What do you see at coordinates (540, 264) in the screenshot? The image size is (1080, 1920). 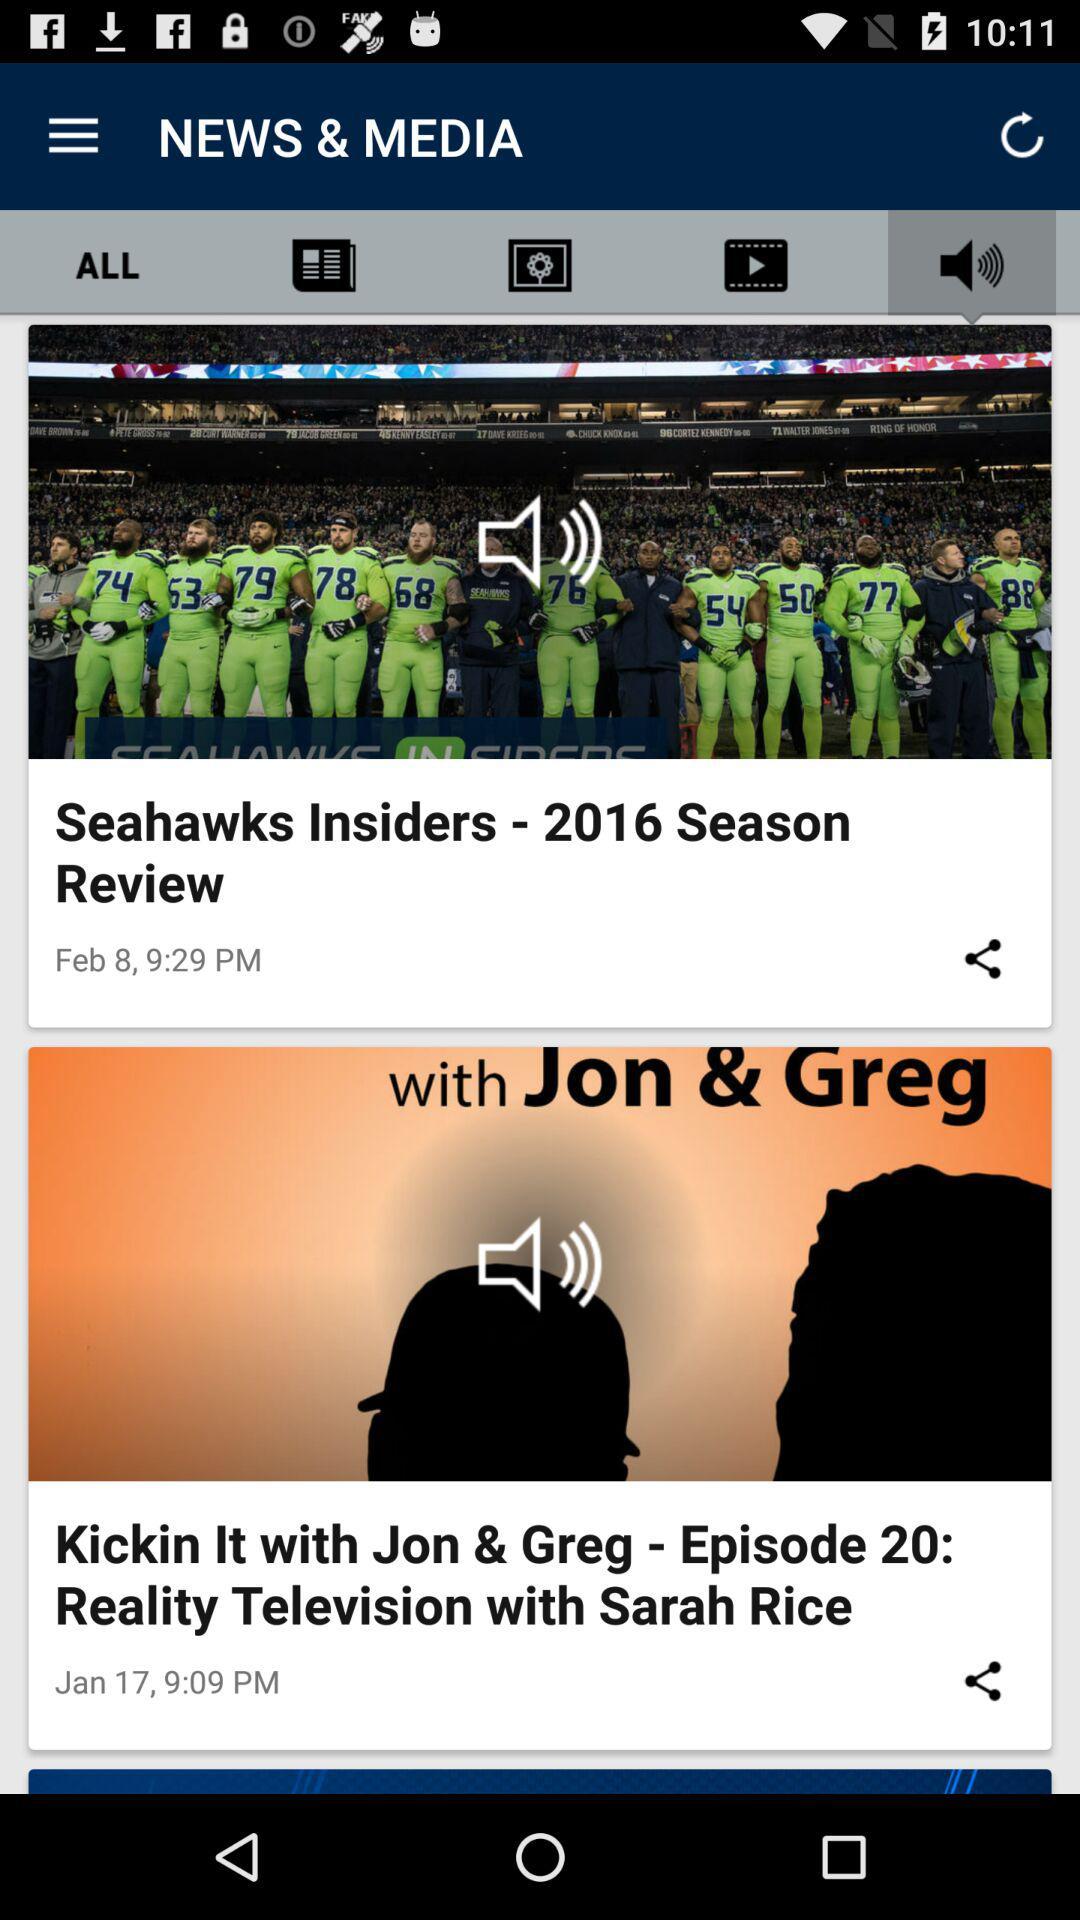 I see `second option next to all` at bounding box center [540, 264].